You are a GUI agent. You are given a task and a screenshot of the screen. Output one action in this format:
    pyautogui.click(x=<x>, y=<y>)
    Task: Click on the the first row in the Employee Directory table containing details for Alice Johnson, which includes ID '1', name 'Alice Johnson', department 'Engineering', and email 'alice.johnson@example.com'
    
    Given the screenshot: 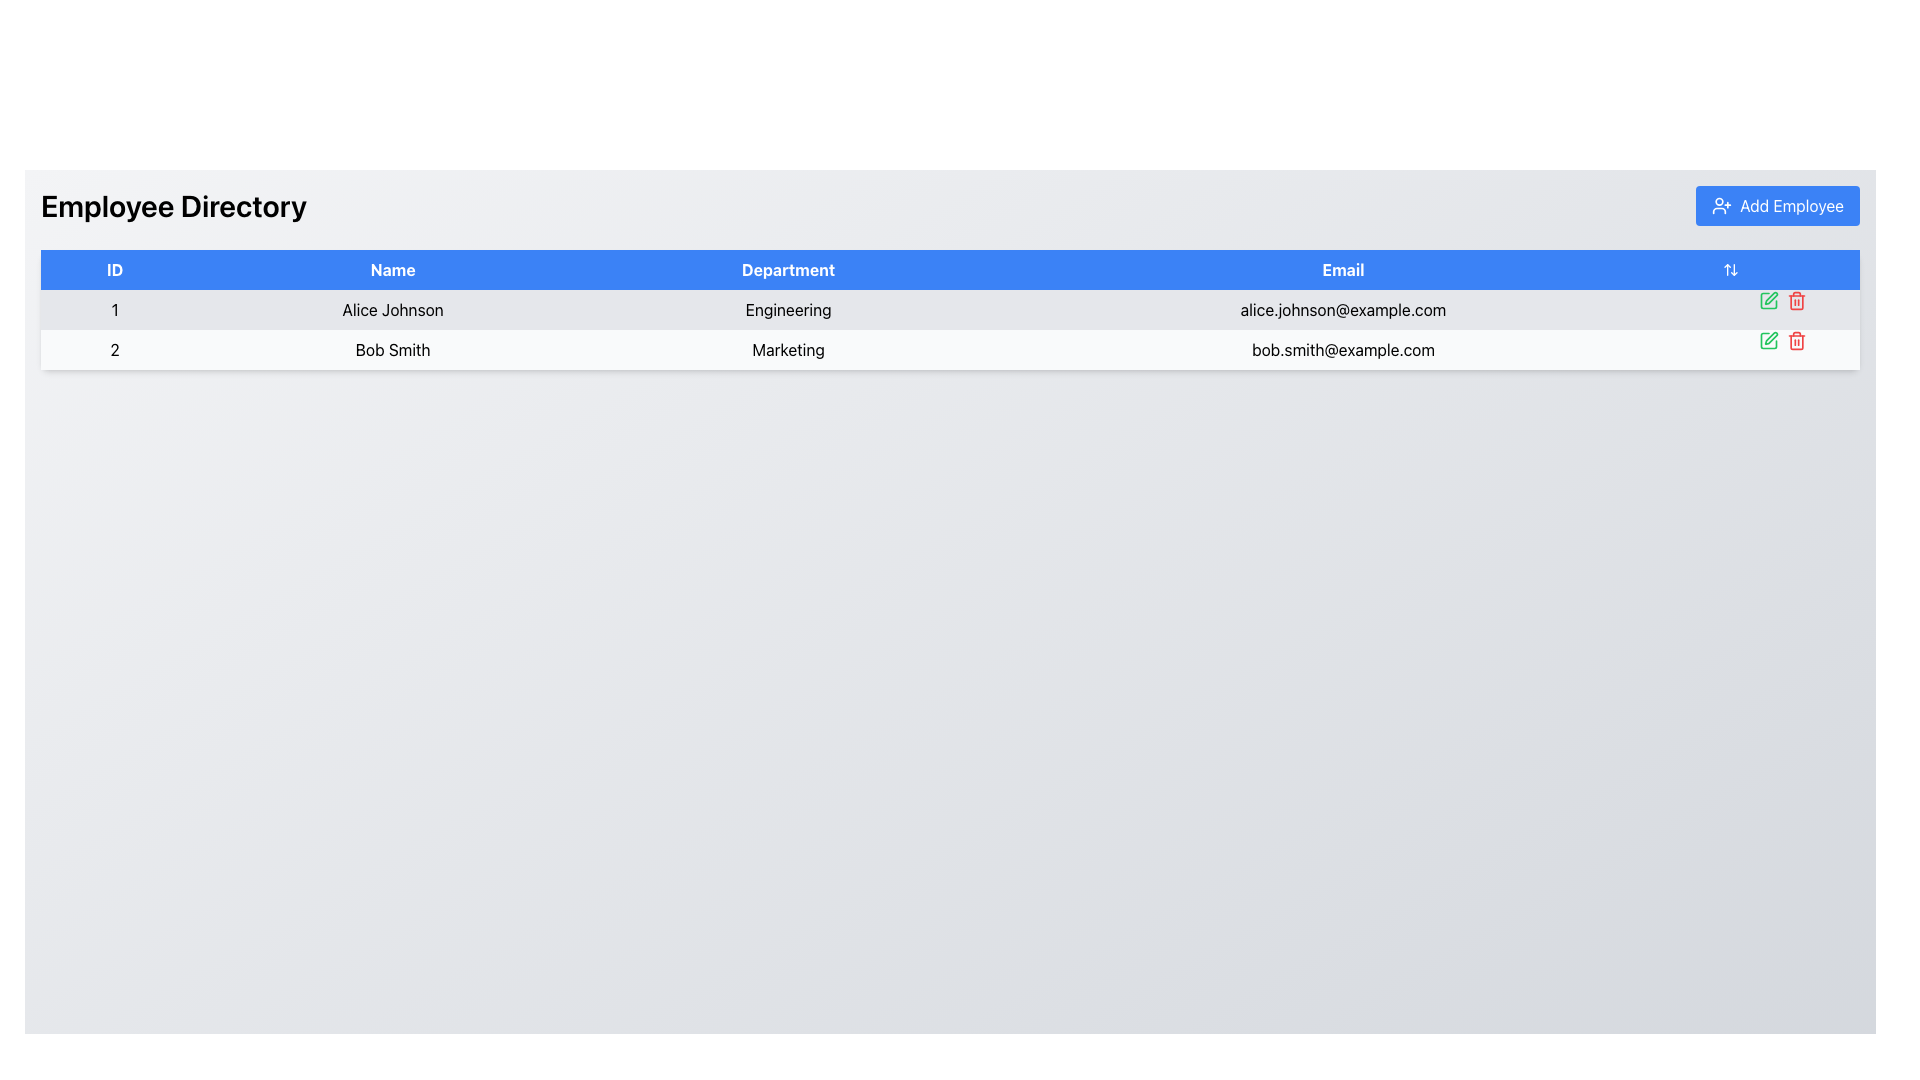 What is the action you would take?
    pyautogui.click(x=949, y=309)
    